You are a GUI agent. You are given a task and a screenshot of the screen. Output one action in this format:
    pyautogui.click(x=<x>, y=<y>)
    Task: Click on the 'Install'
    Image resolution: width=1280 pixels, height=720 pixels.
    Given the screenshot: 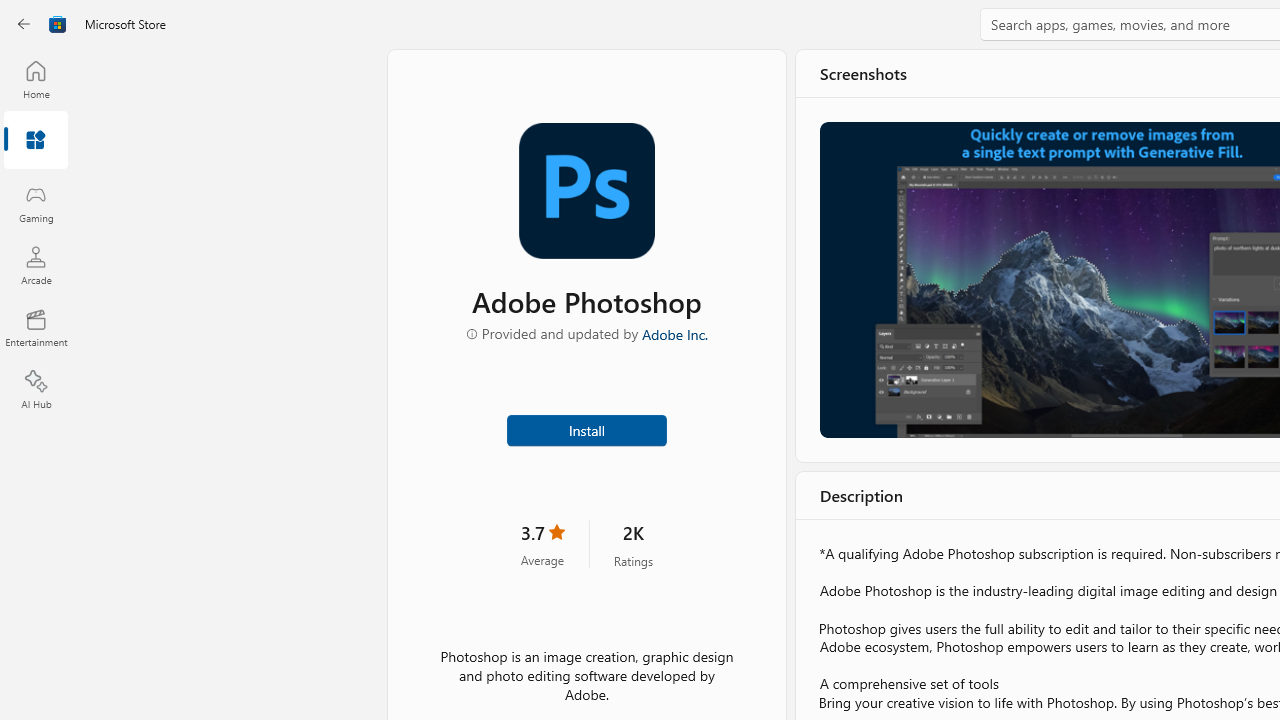 What is the action you would take?
    pyautogui.click(x=585, y=428)
    